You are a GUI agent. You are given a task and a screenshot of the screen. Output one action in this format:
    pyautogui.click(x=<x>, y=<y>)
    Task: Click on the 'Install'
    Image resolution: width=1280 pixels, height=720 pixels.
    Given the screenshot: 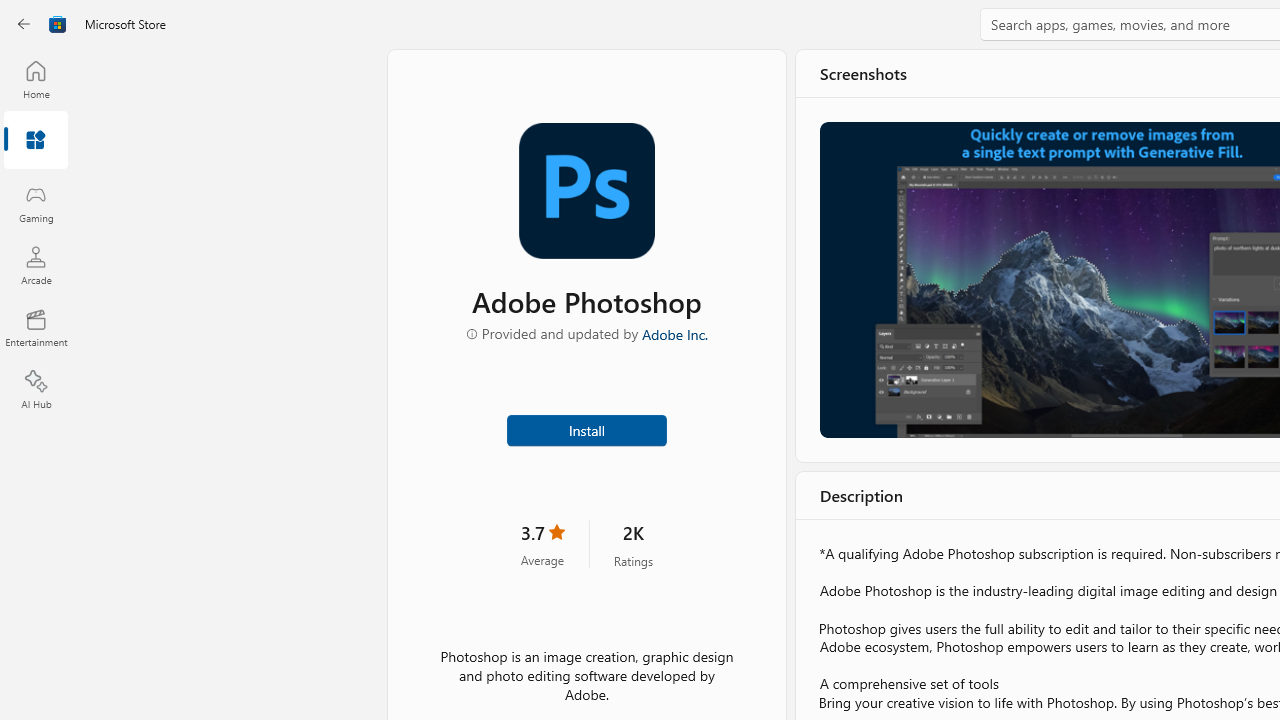 What is the action you would take?
    pyautogui.click(x=585, y=428)
    